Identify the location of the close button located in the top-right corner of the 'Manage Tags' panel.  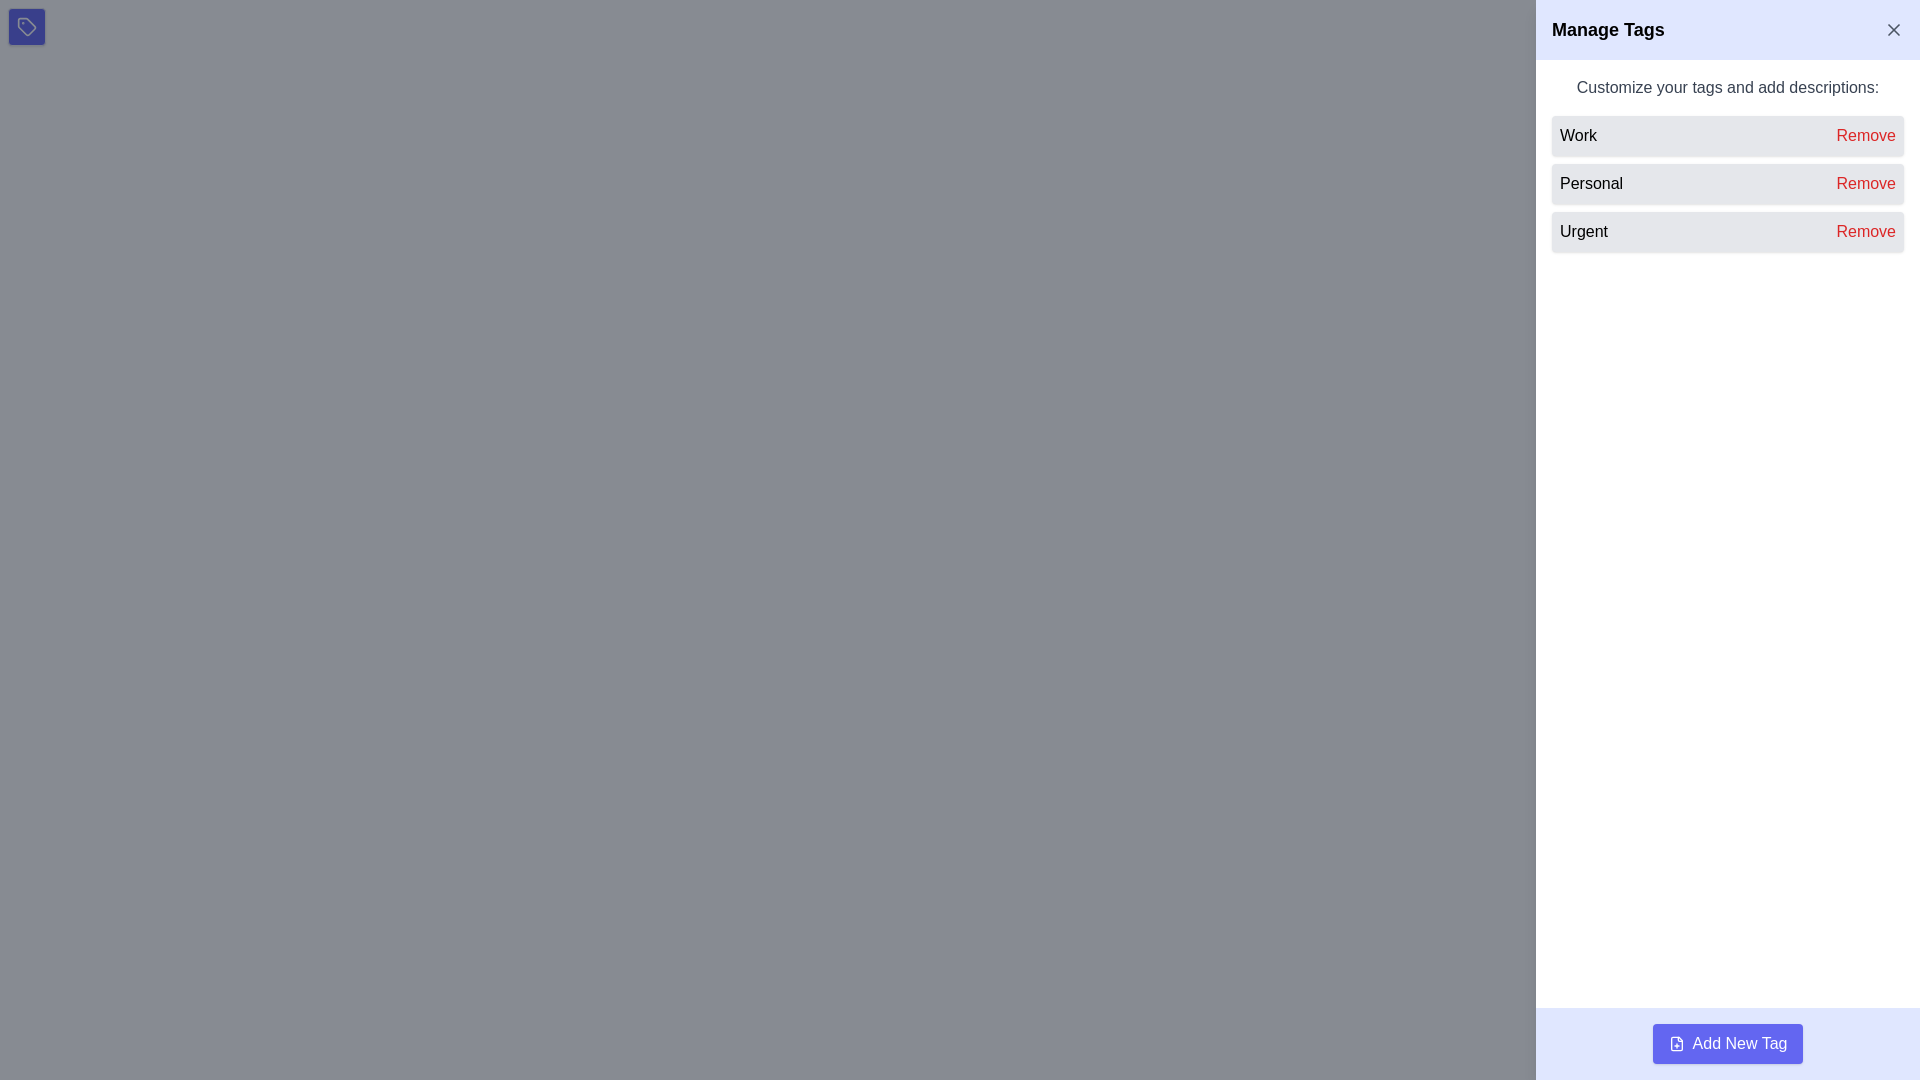
(1893, 30).